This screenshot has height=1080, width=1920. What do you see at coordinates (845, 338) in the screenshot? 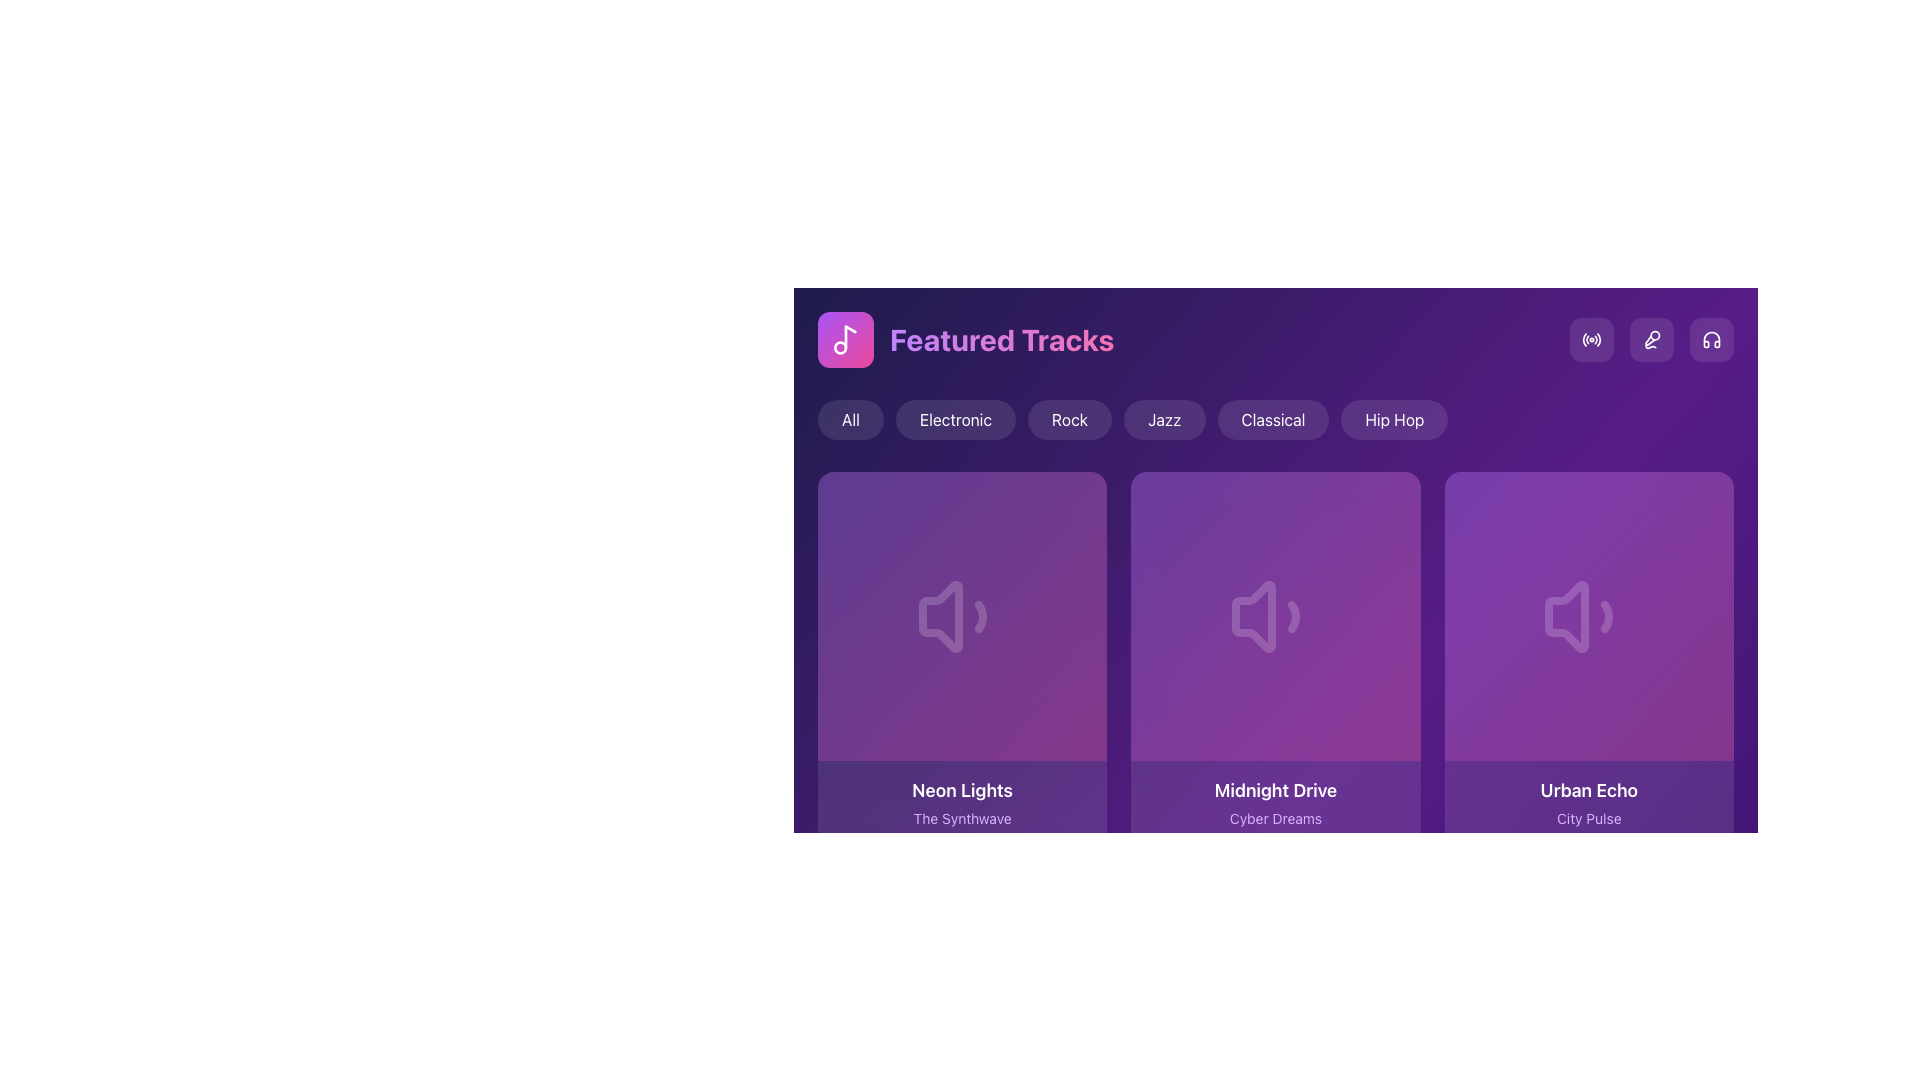
I see `the music icon located in the upper-left corner of the application interface, which is inside a square button with rounded corners featuring a purple-to-pink gradient` at bounding box center [845, 338].